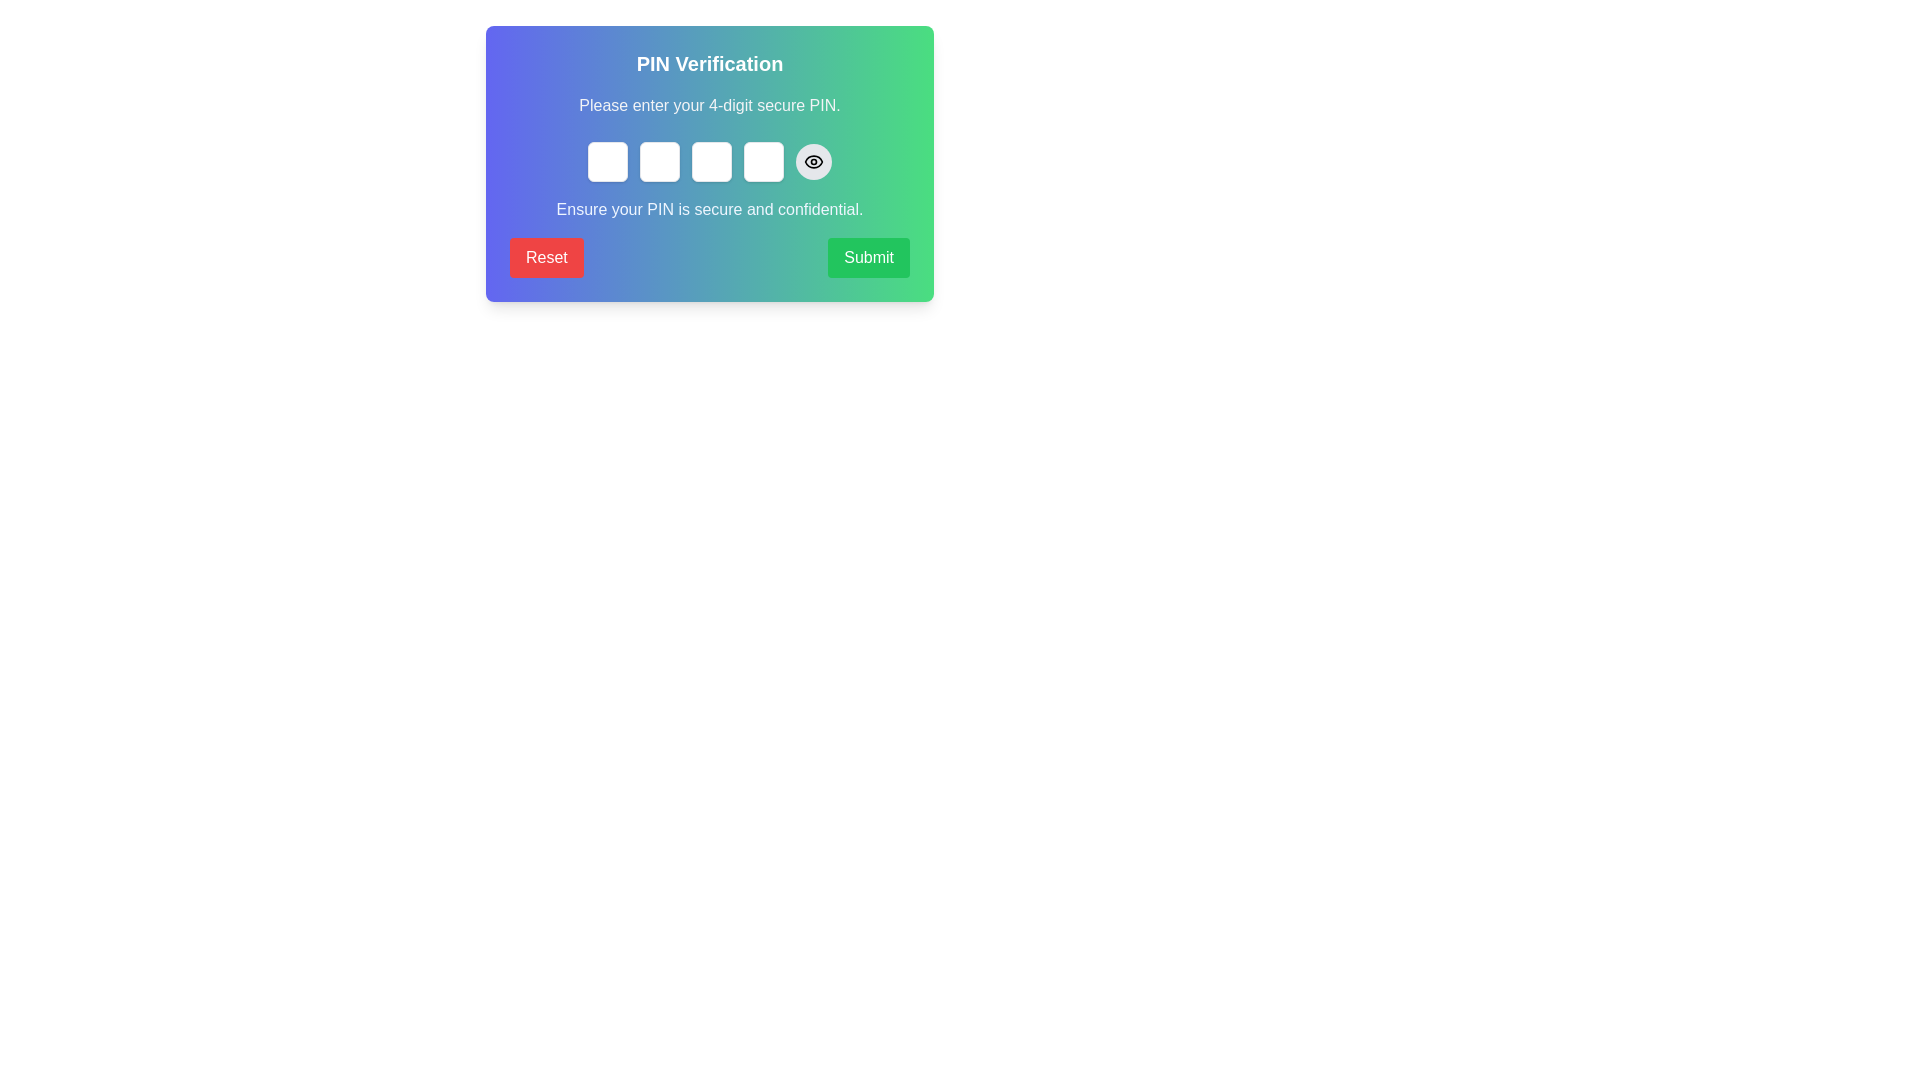  I want to click on the text label reading 'Ensure your PIN is secure and confidential.' which is styled in light blue and positioned prominently between the PIN input fields and the action buttons, so click(710, 209).